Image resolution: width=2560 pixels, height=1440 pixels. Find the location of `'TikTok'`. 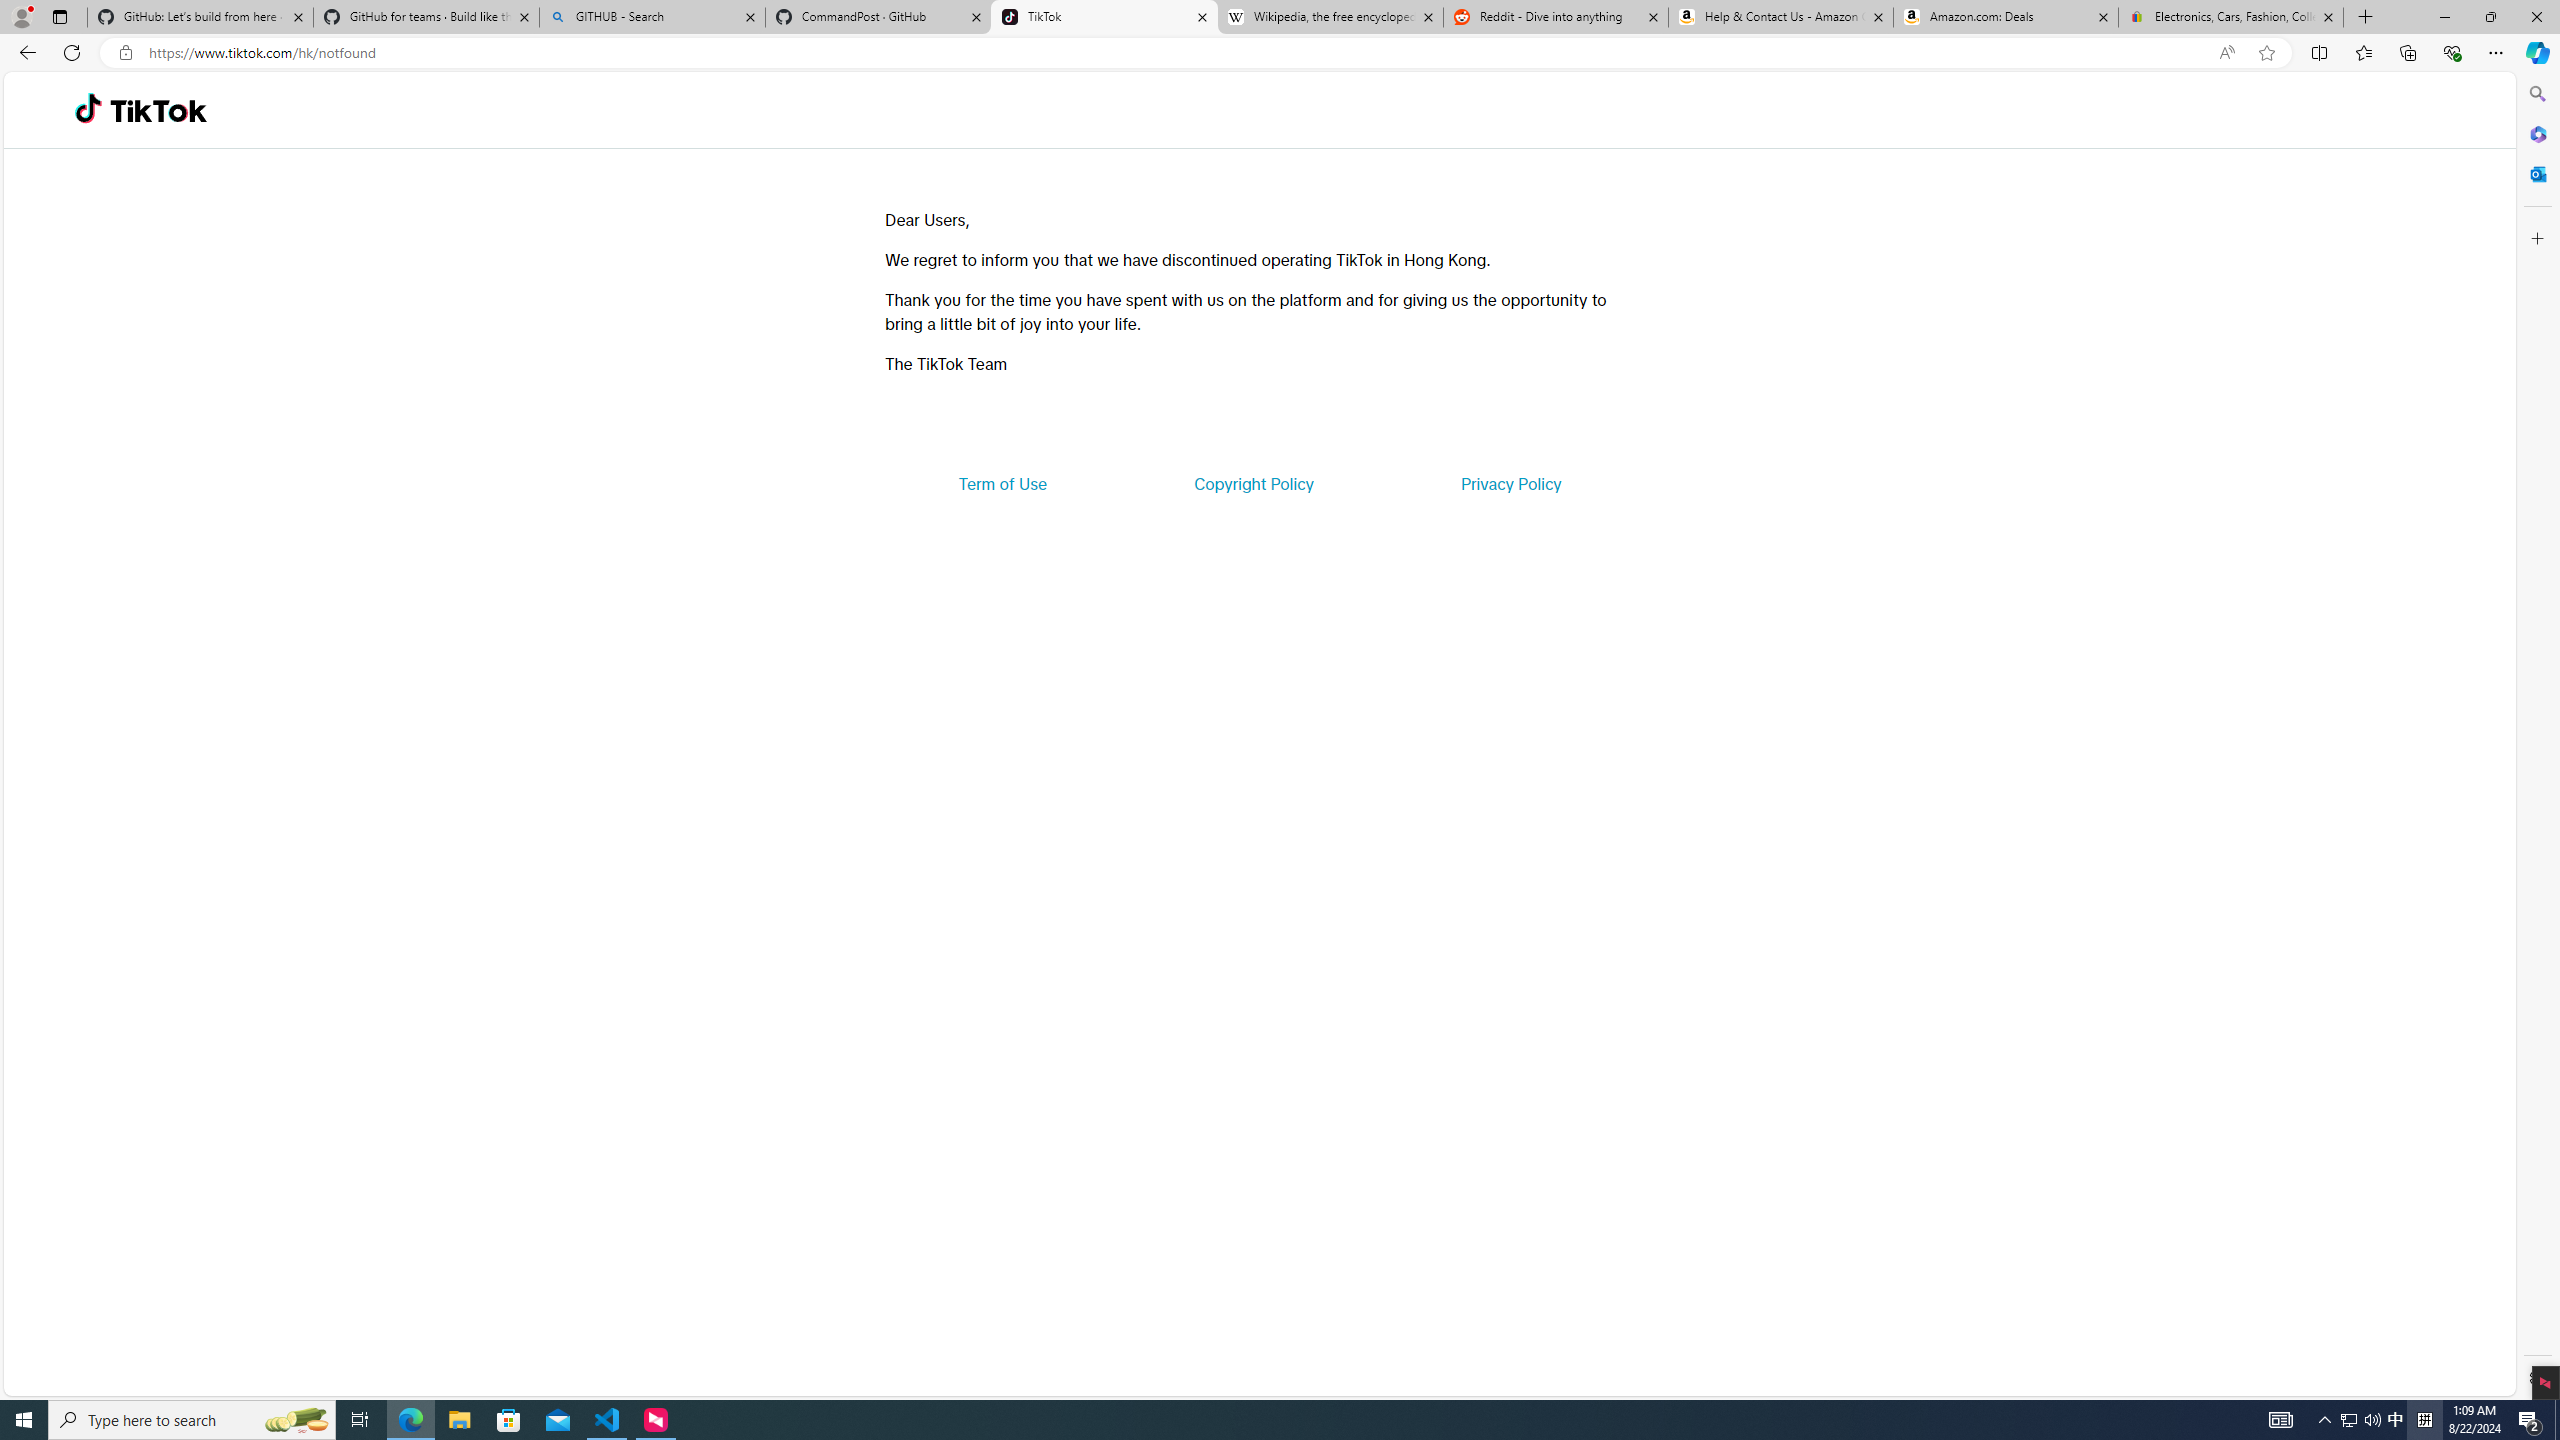

'TikTok' is located at coordinates (158, 110).